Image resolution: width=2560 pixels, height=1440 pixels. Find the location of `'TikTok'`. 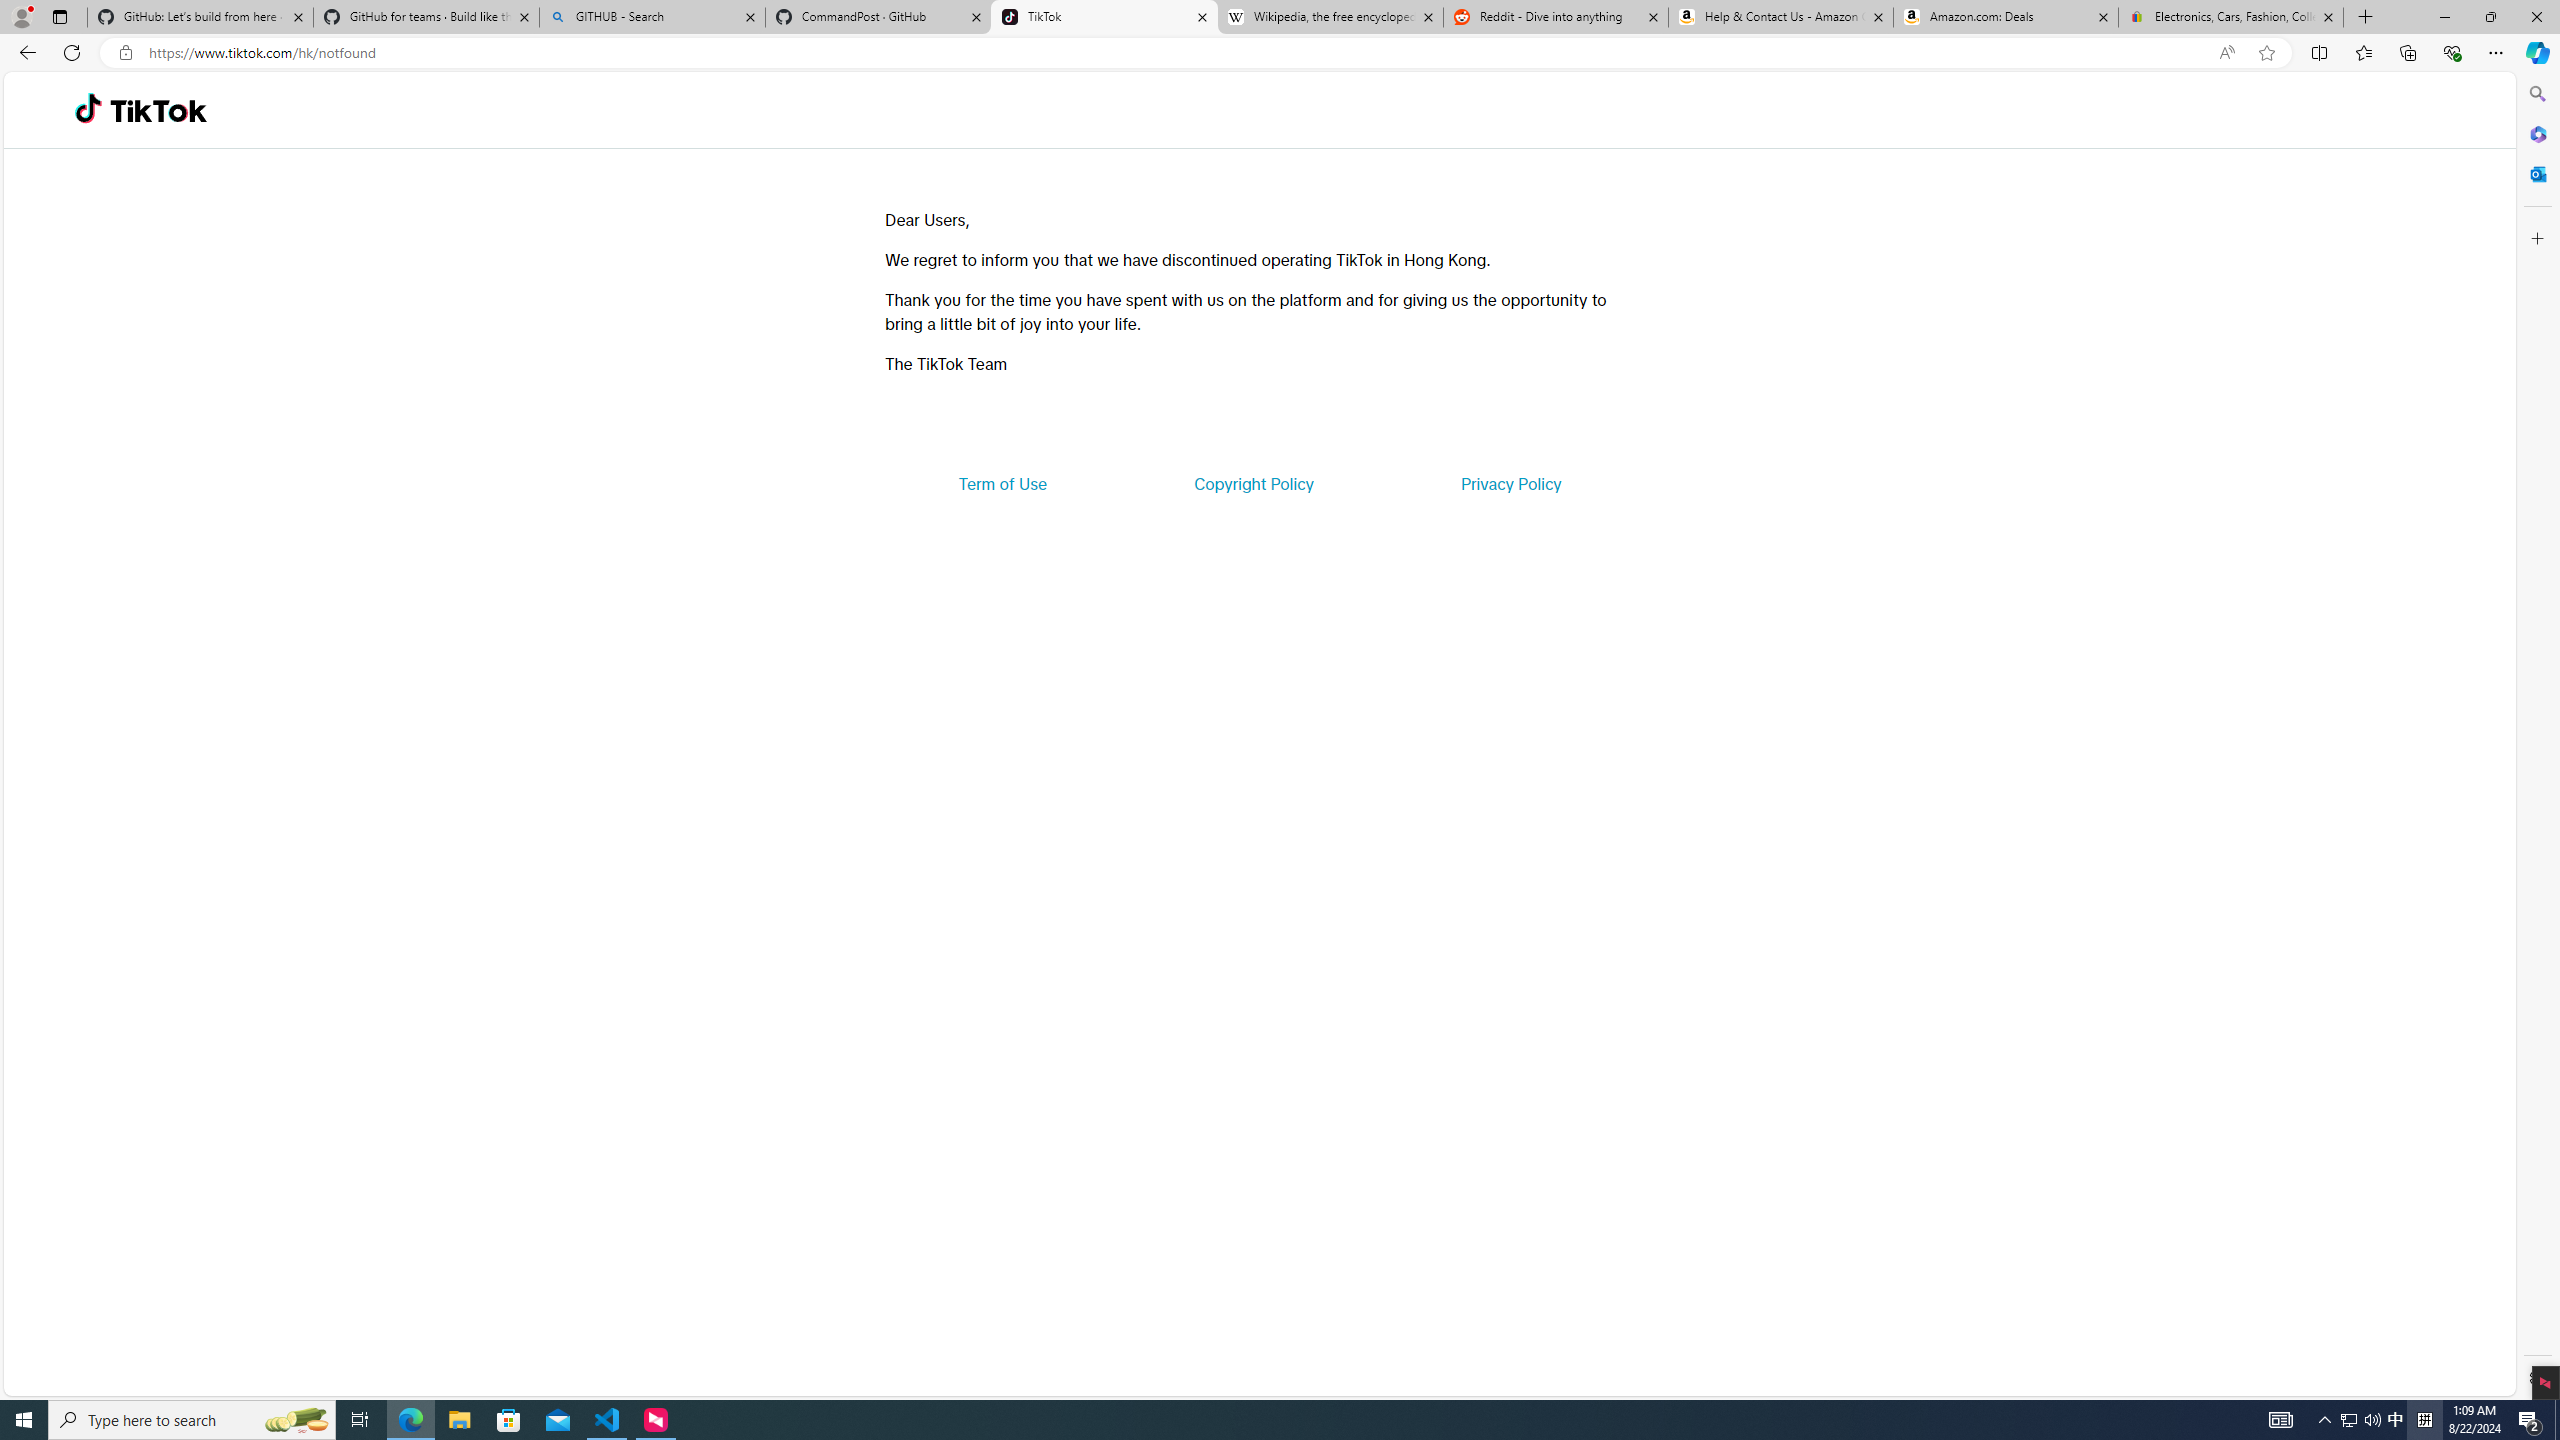

'TikTok' is located at coordinates (158, 110).